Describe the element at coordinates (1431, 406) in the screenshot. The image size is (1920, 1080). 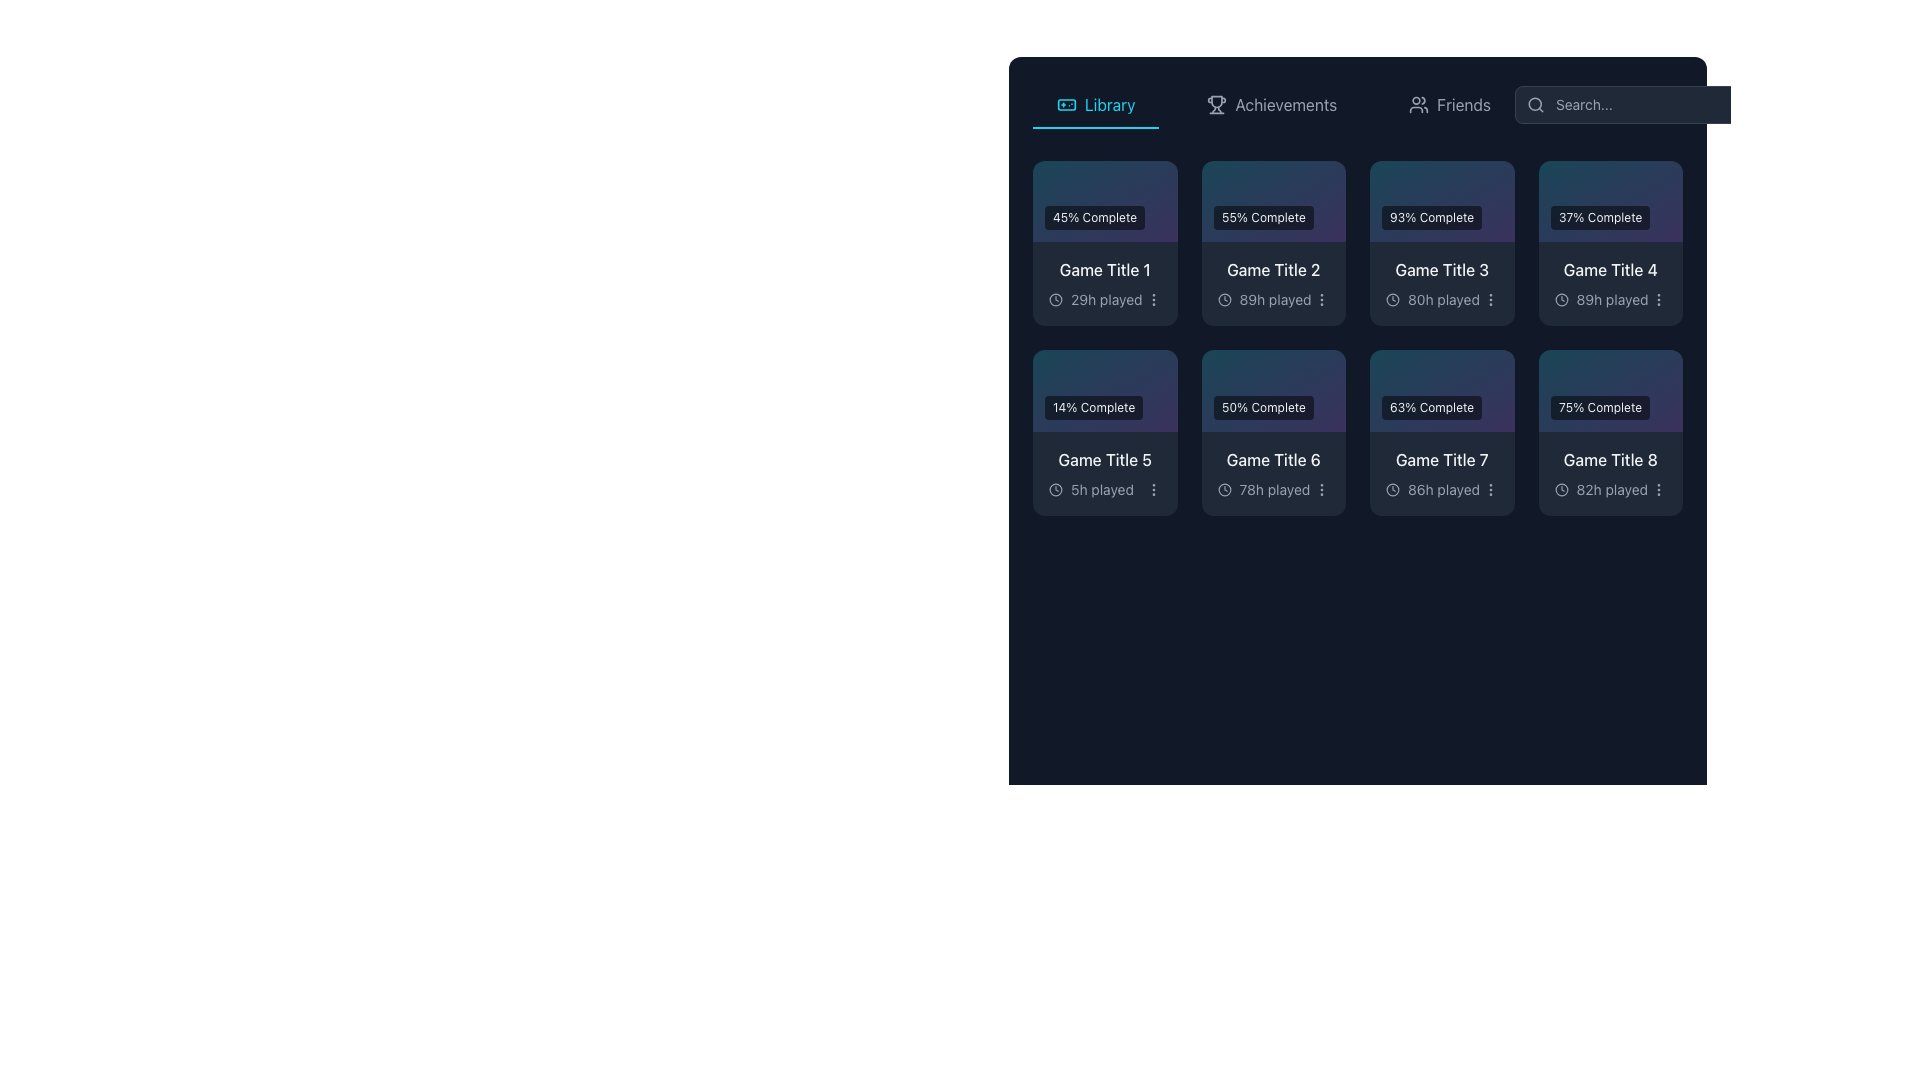
I see `the text indicator displaying the progress percentage for 'Game Title 7', located in the bottom-left corner of its card in the Library section` at that location.